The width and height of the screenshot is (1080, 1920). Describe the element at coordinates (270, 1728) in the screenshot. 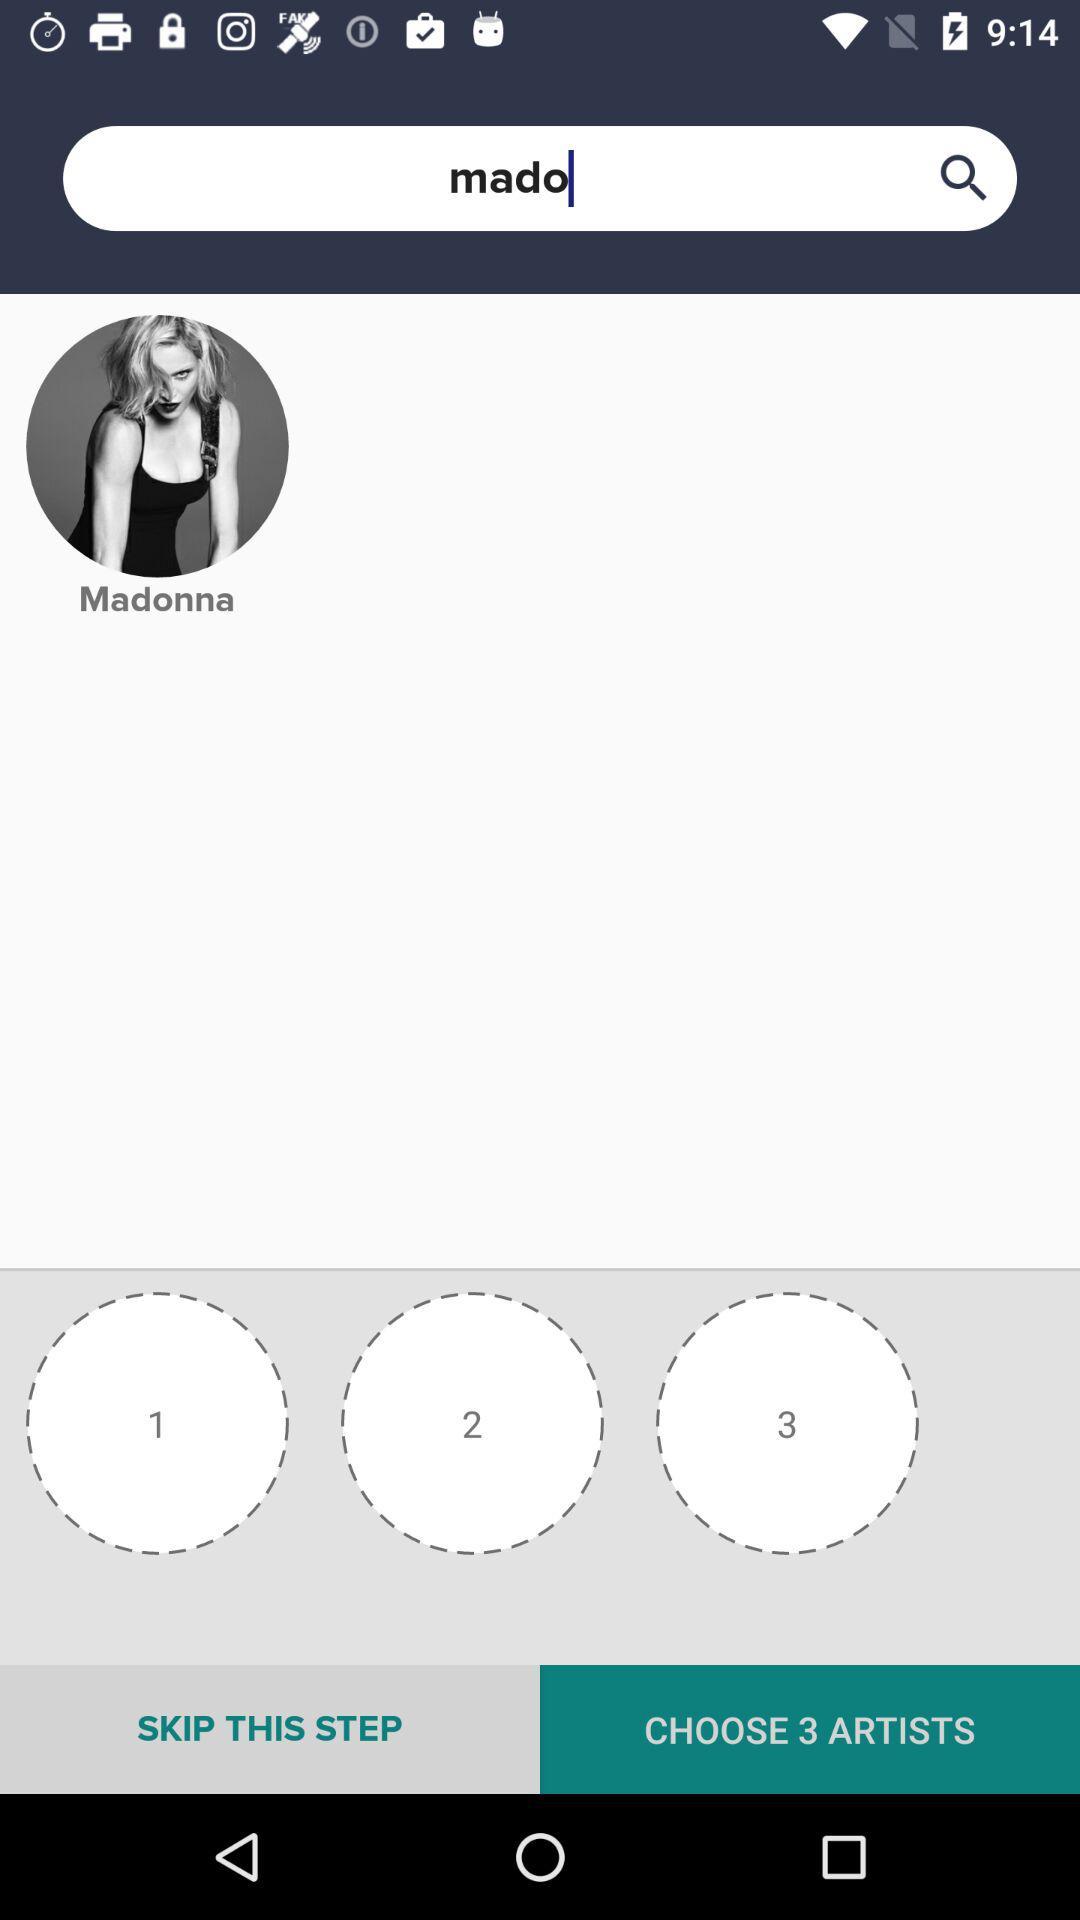

I see `the icon next to choose 3 artists` at that location.